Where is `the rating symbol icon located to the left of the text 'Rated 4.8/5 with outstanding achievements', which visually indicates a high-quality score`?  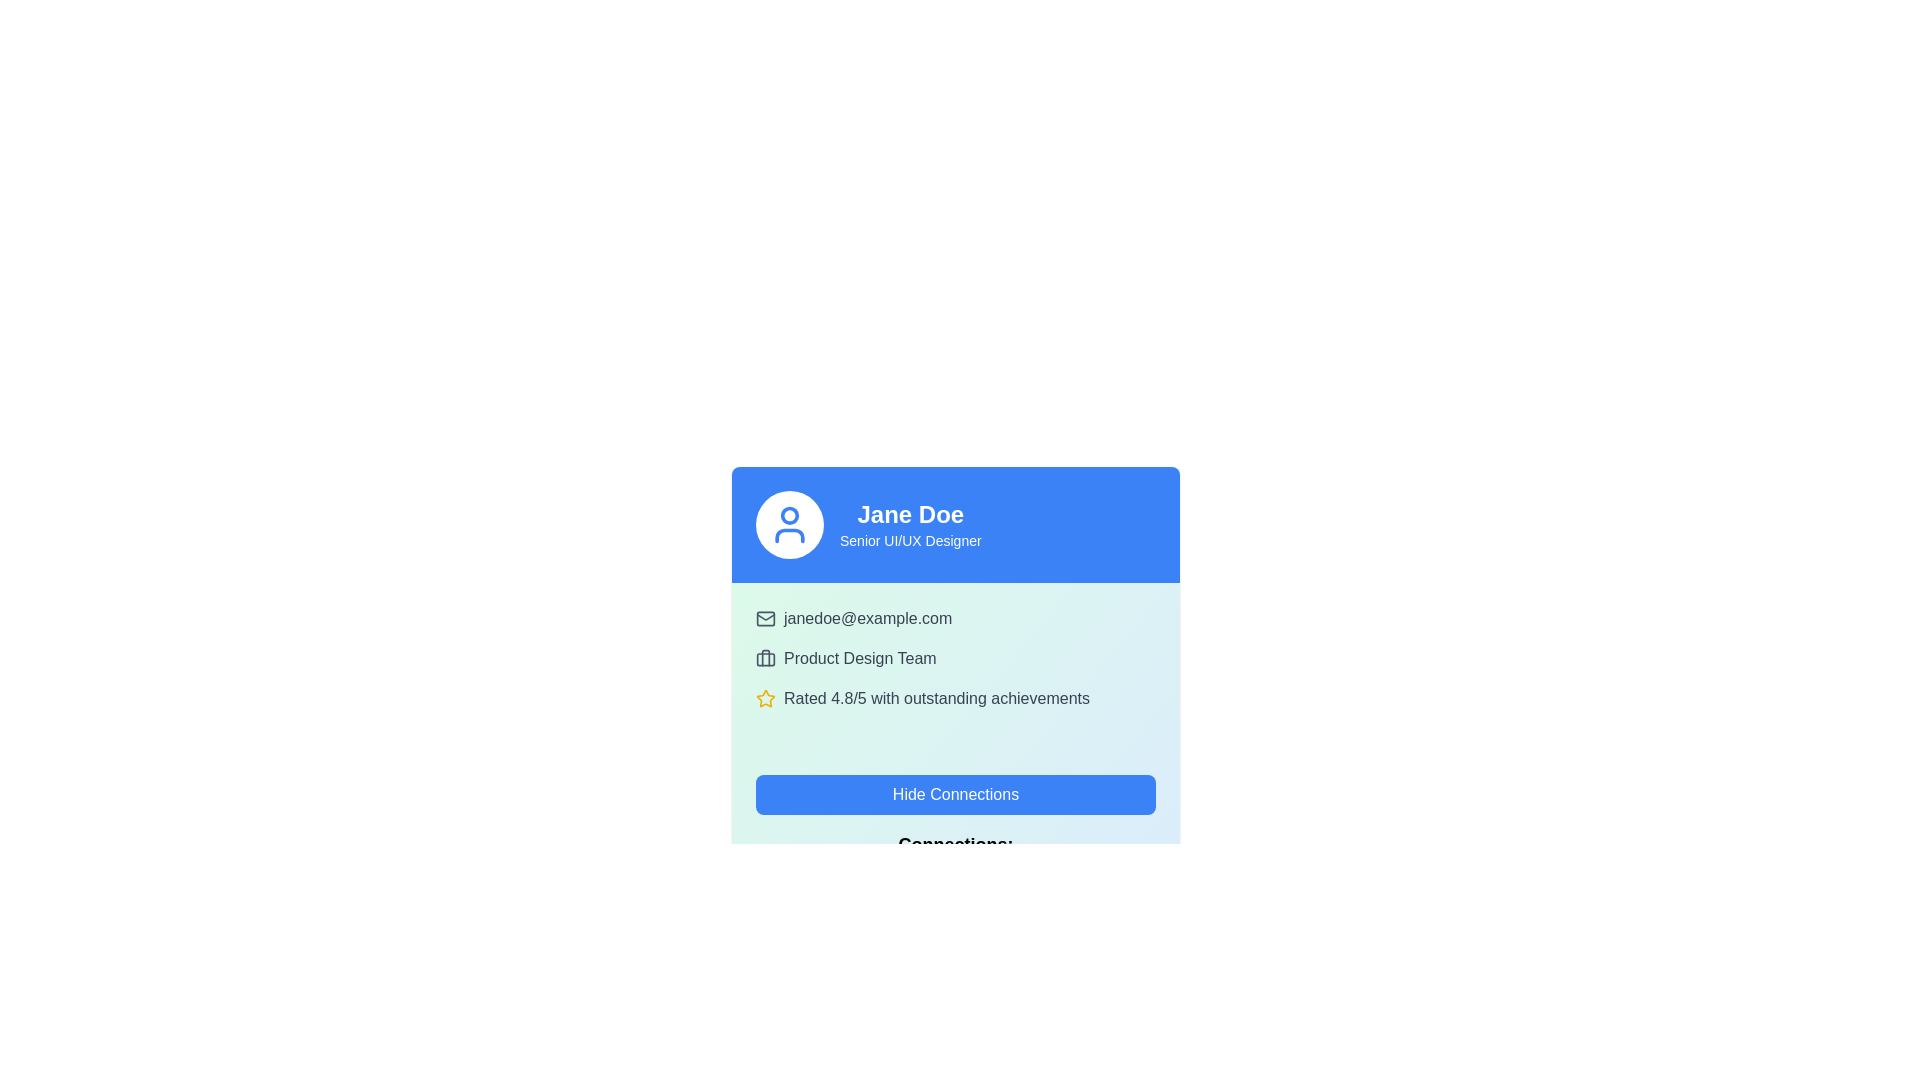 the rating symbol icon located to the left of the text 'Rated 4.8/5 with outstanding achievements', which visually indicates a high-quality score is located at coordinates (765, 697).